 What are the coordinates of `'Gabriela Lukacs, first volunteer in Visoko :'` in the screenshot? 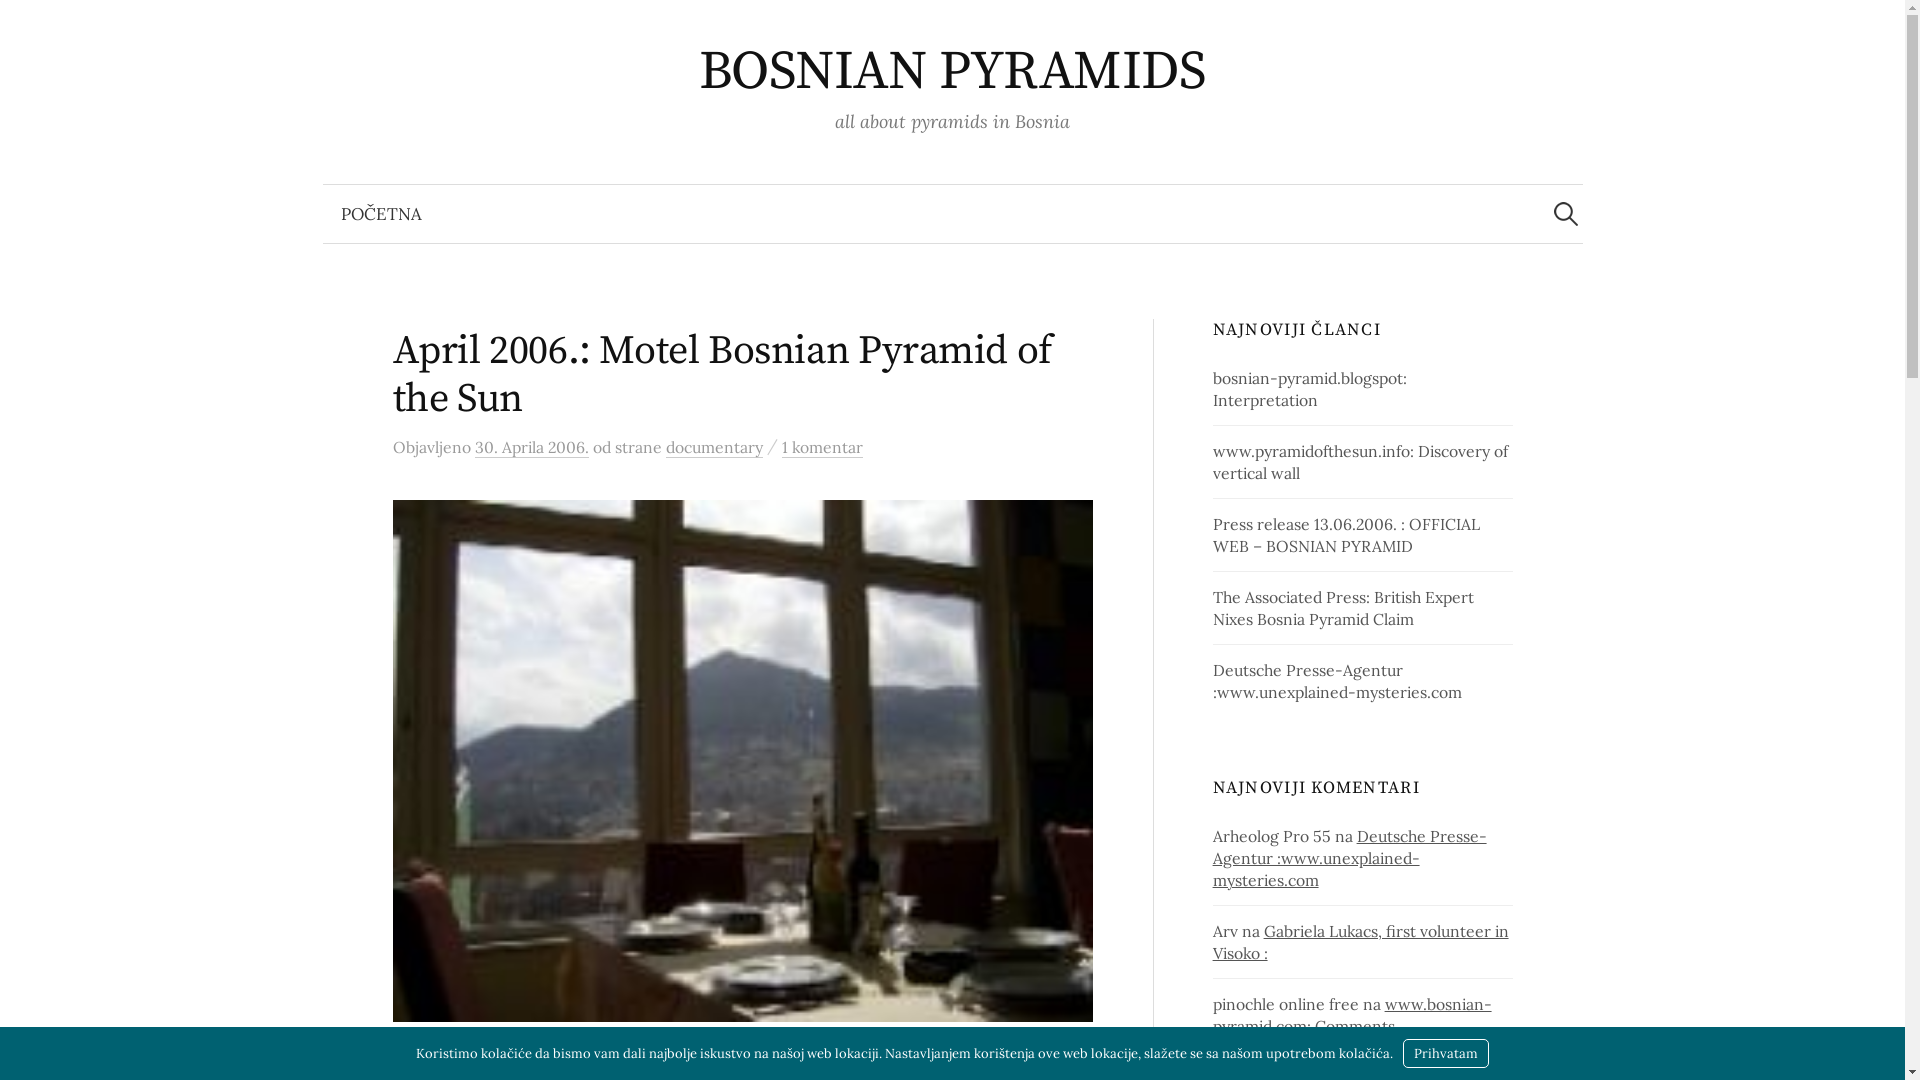 It's located at (1360, 941).